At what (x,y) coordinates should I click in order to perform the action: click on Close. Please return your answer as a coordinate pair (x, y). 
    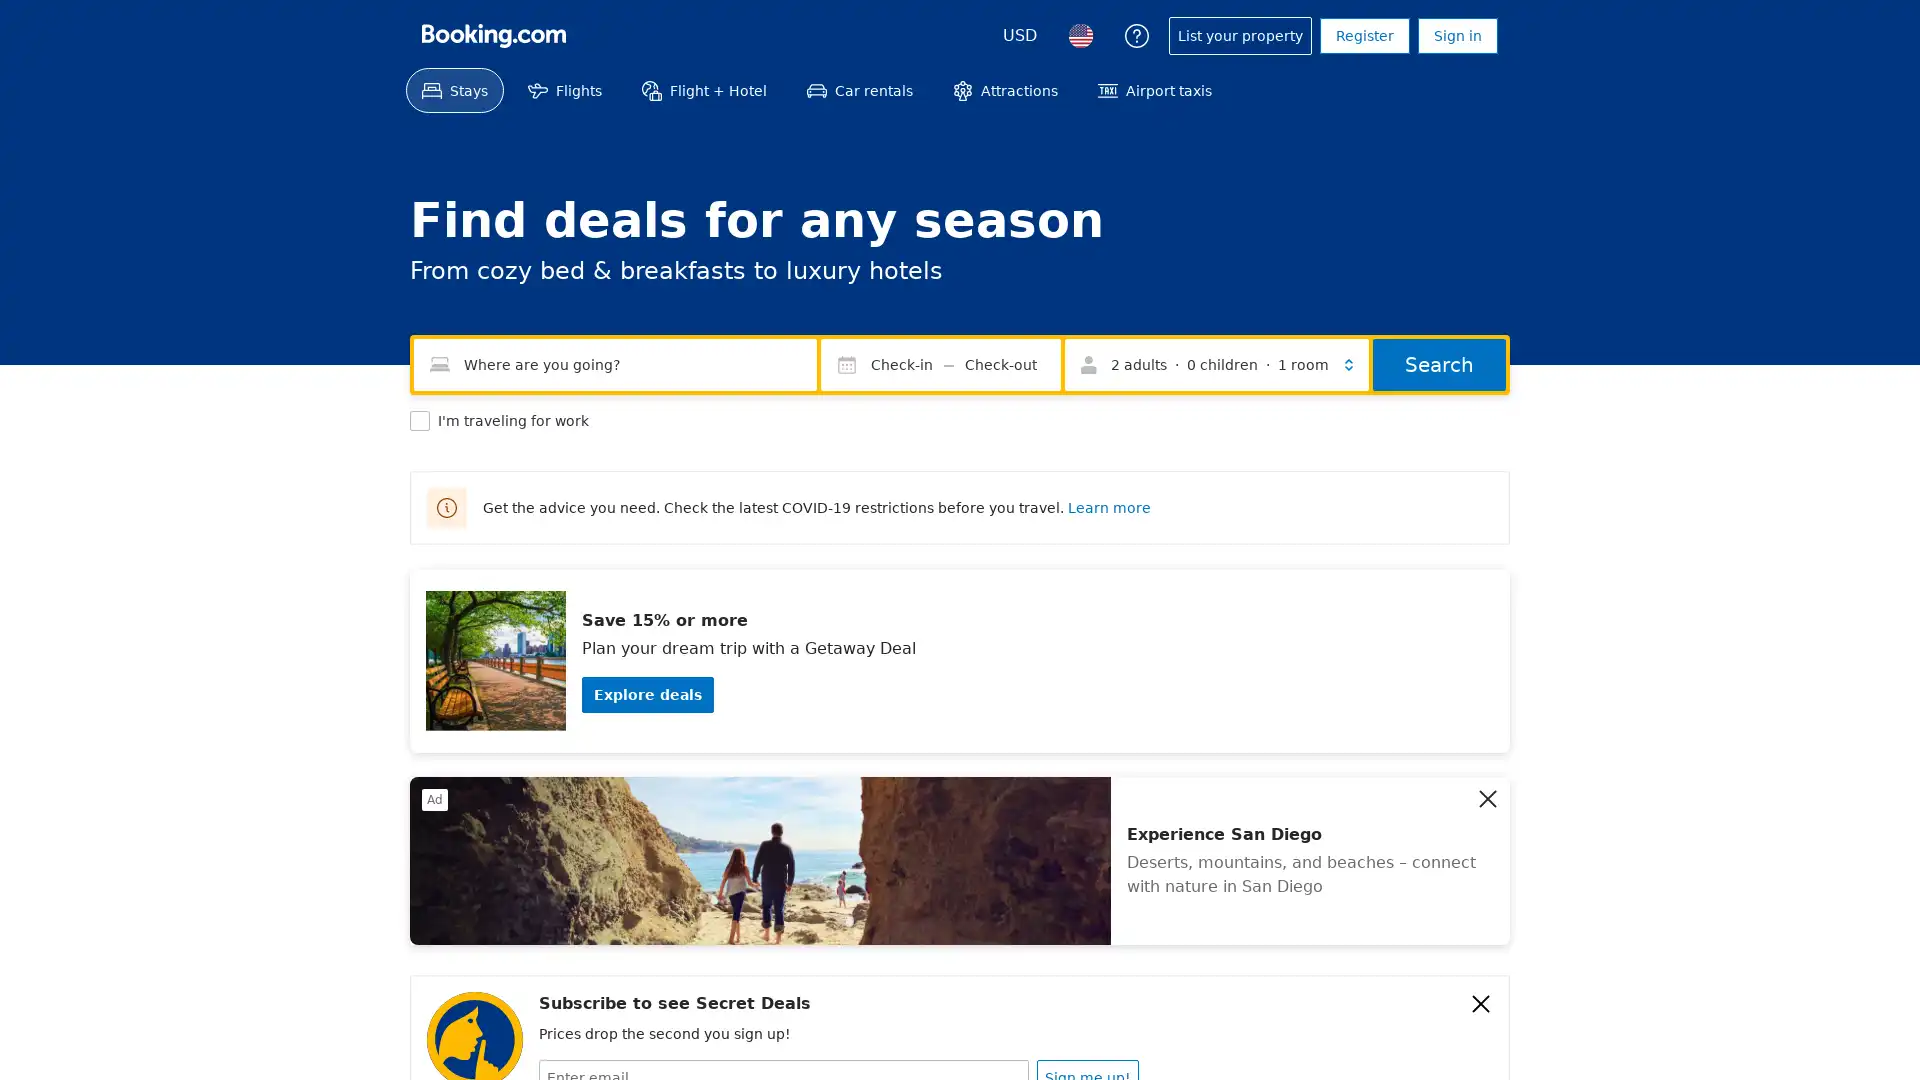
    Looking at the image, I should click on (1488, 797).